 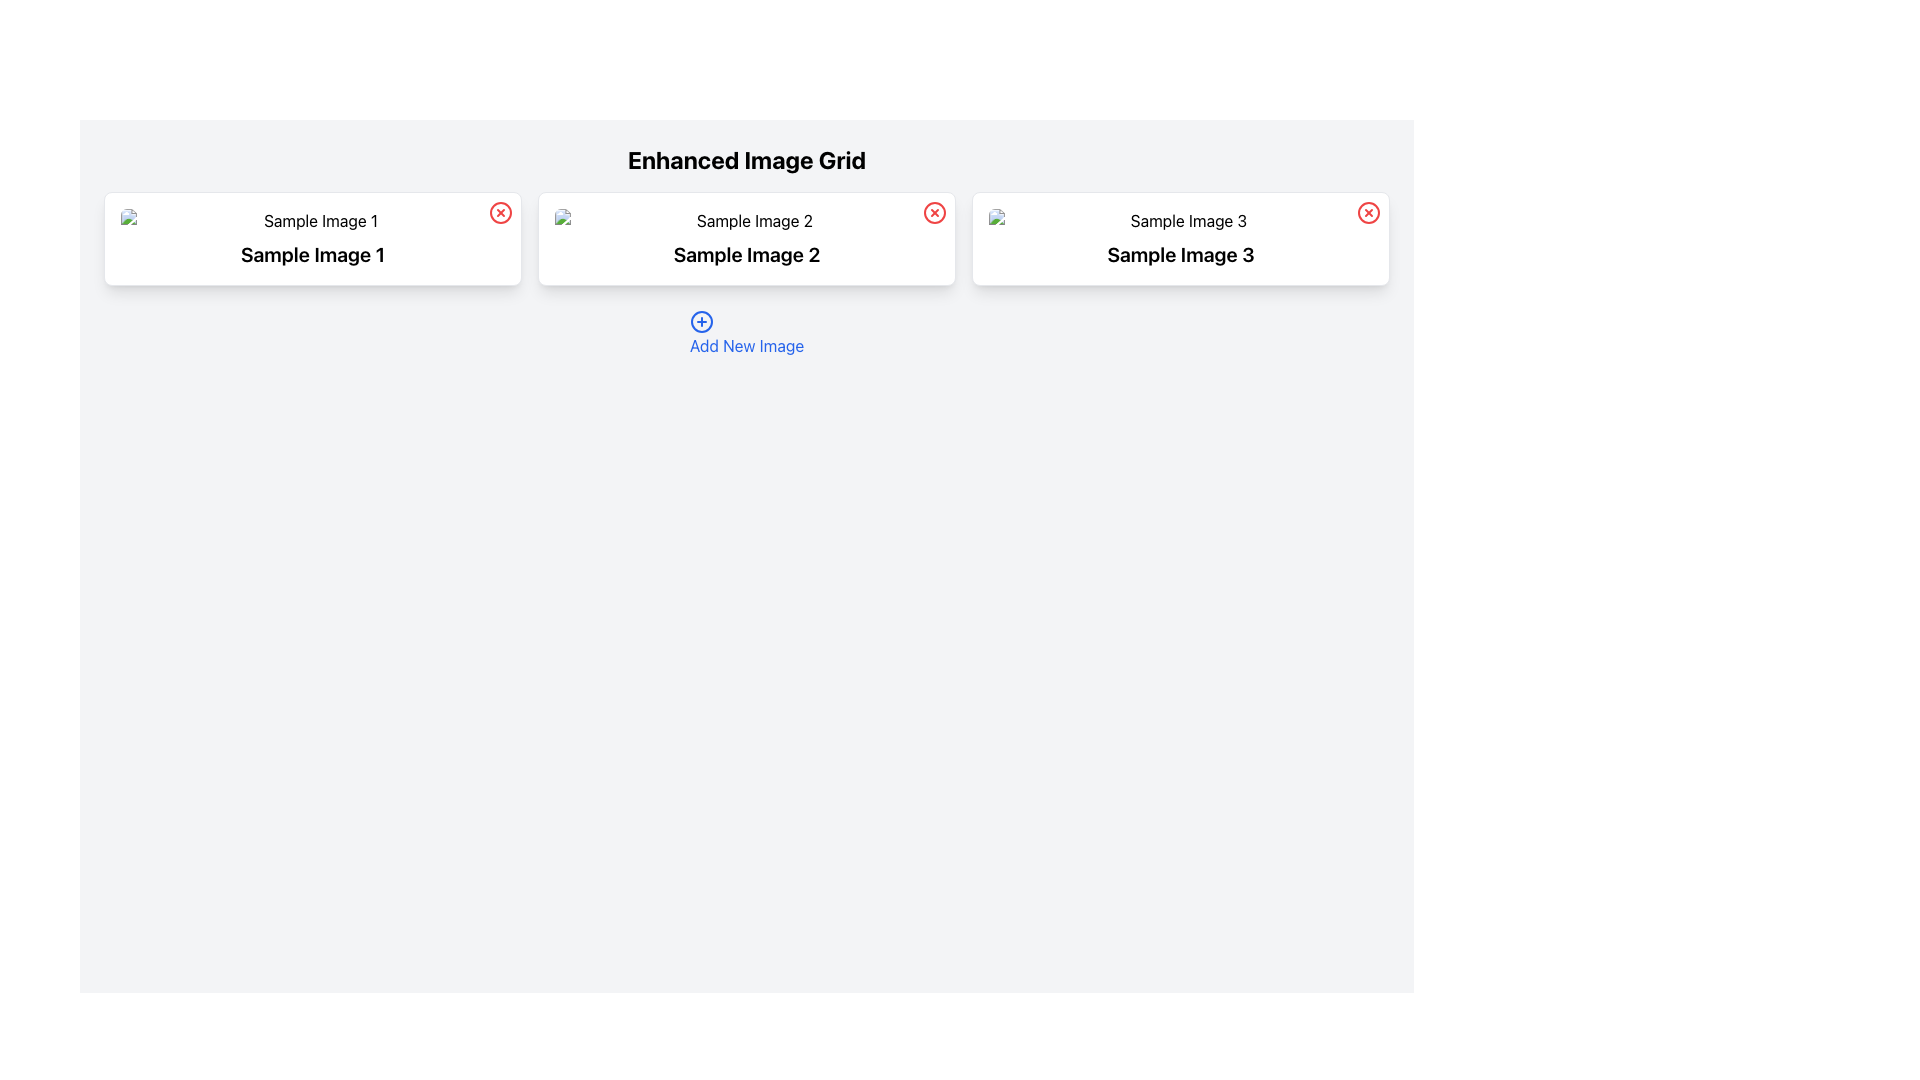 I want to click on the circular icon button with a red border and an 'X' design located at the top-right corner of the 'Sample Image 3' card, so click(x=1367, y=212).